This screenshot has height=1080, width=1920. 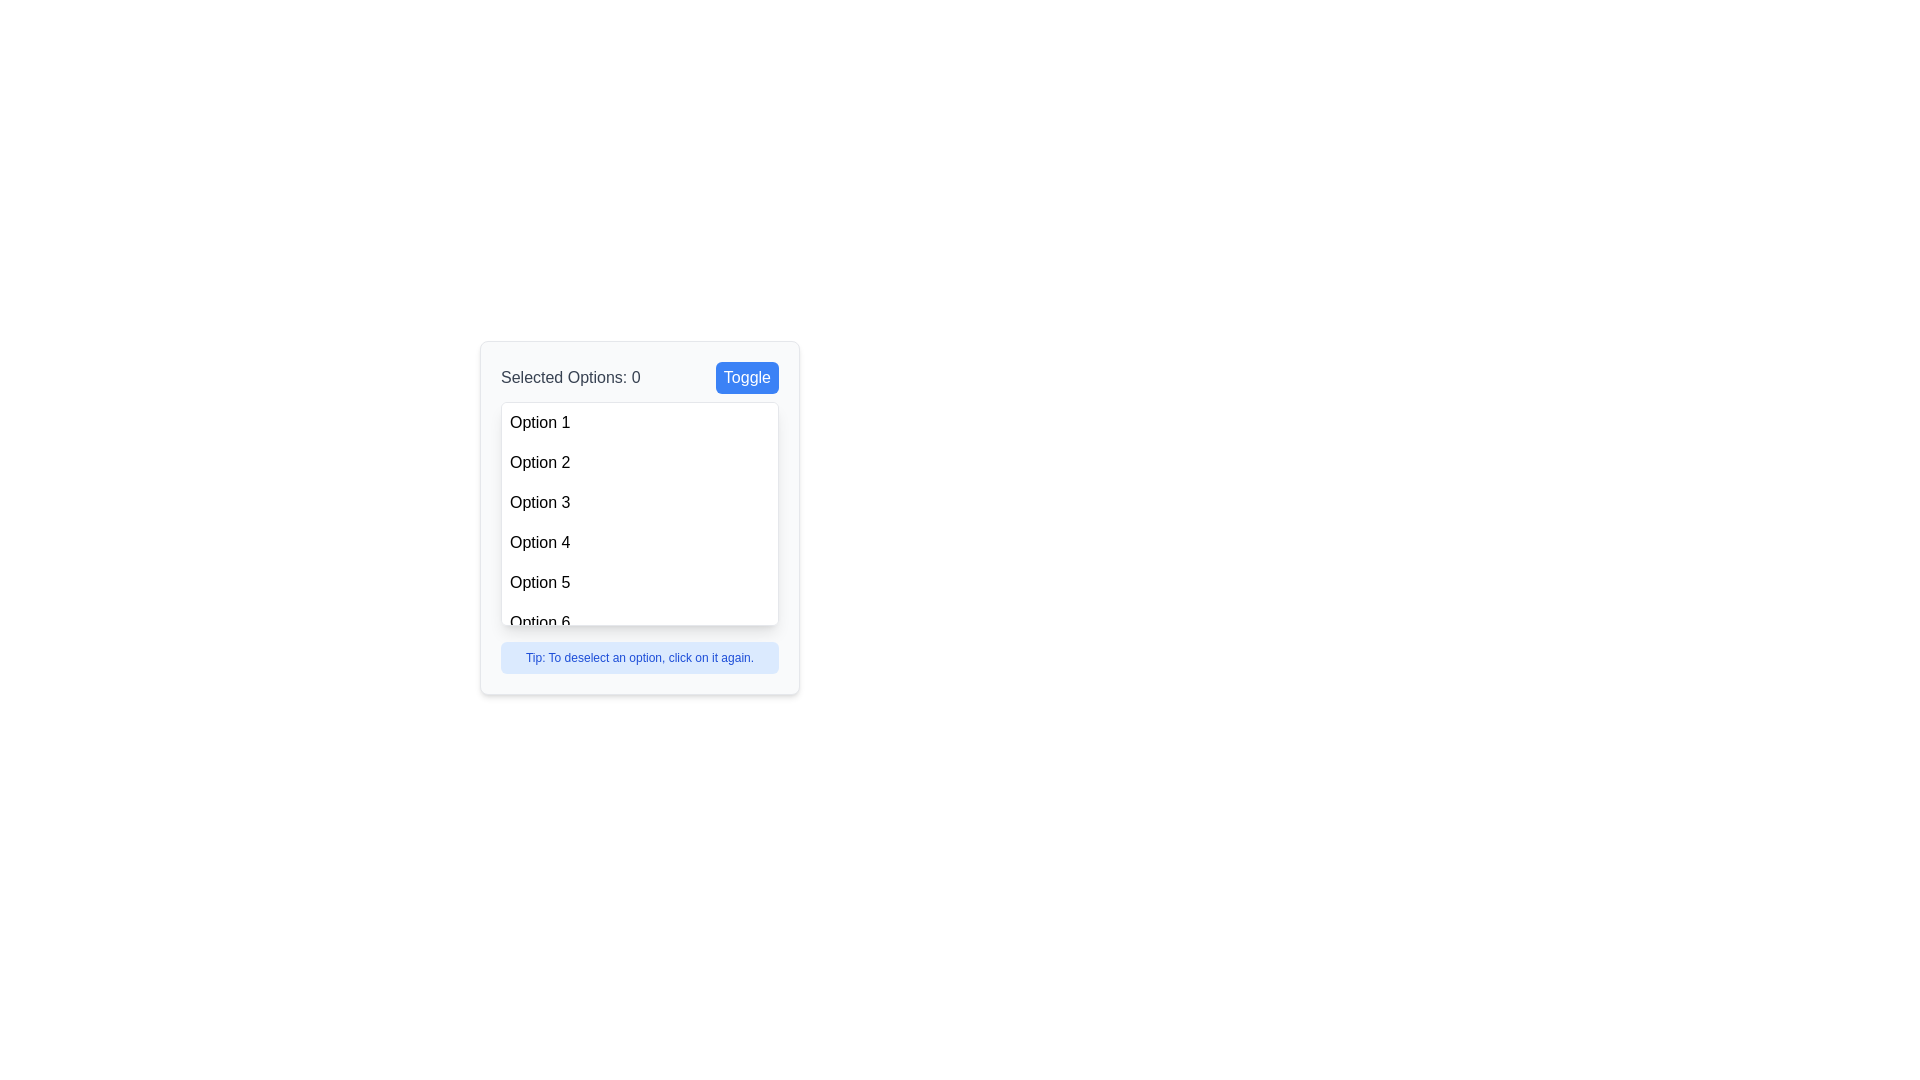 What do you see at coordinates (540, 622) in the screenshot?
I see `the 'Text' option in the dropdown list, which is the last entry in the vertical list of options positioned below 'Option 5'` at bounding box center [540, 622].